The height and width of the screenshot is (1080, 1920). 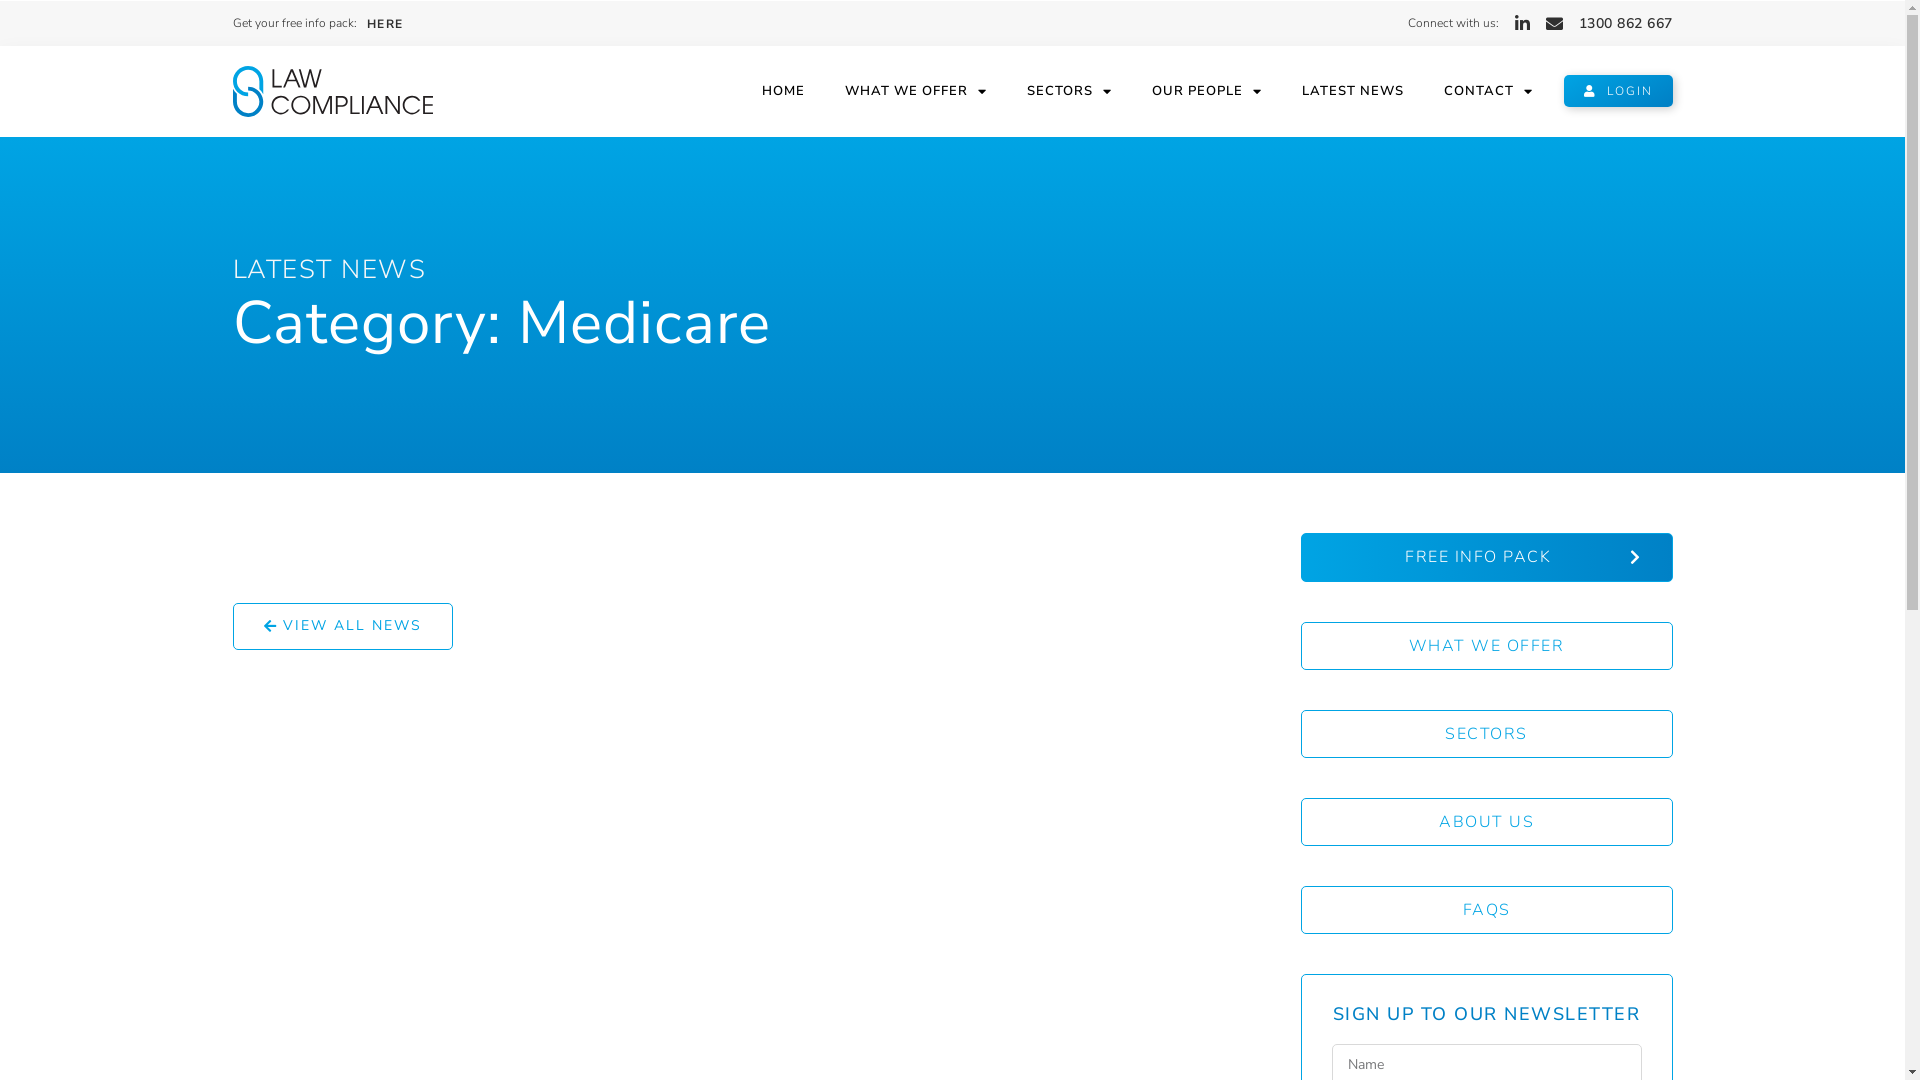 What do you see at coordinates (1300, 910) in the screenshot?
I see `'FAQS'` at bounding box center [1300, 910].